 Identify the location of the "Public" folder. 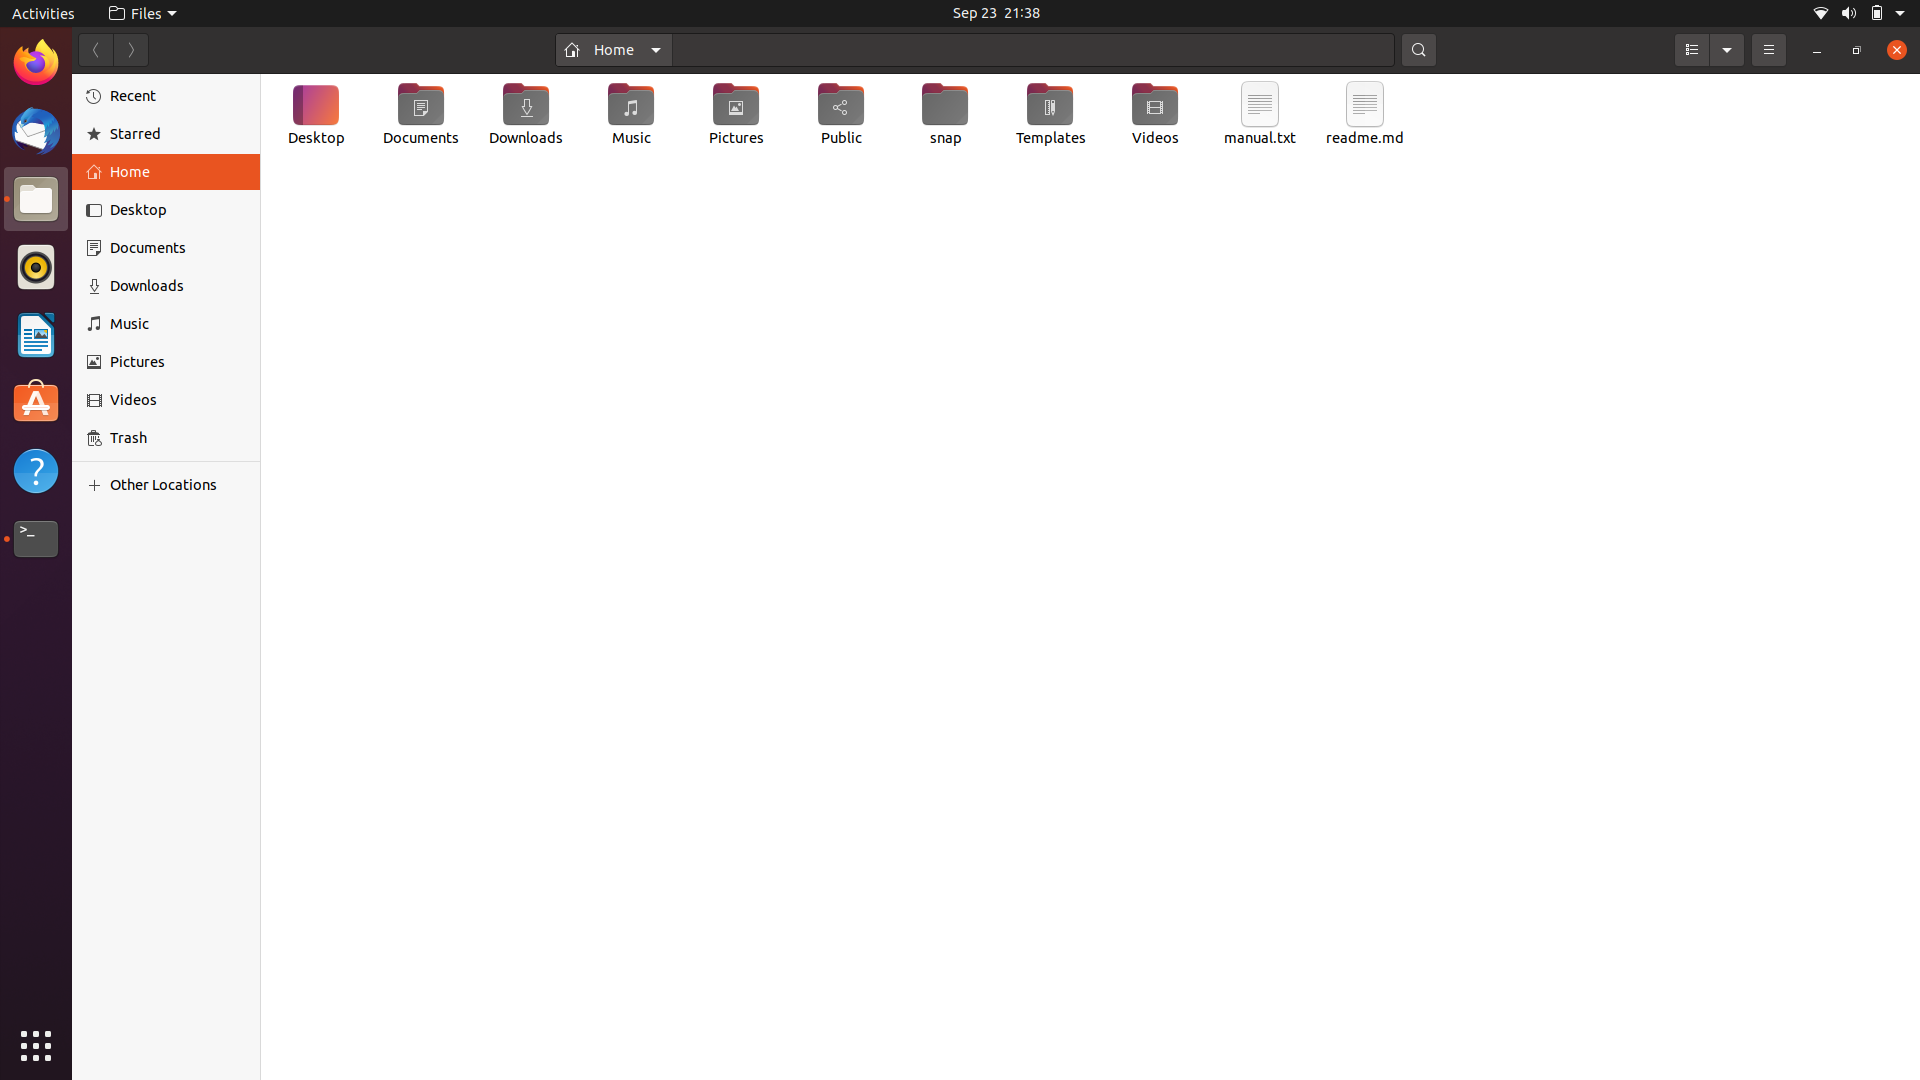
(843, 115).